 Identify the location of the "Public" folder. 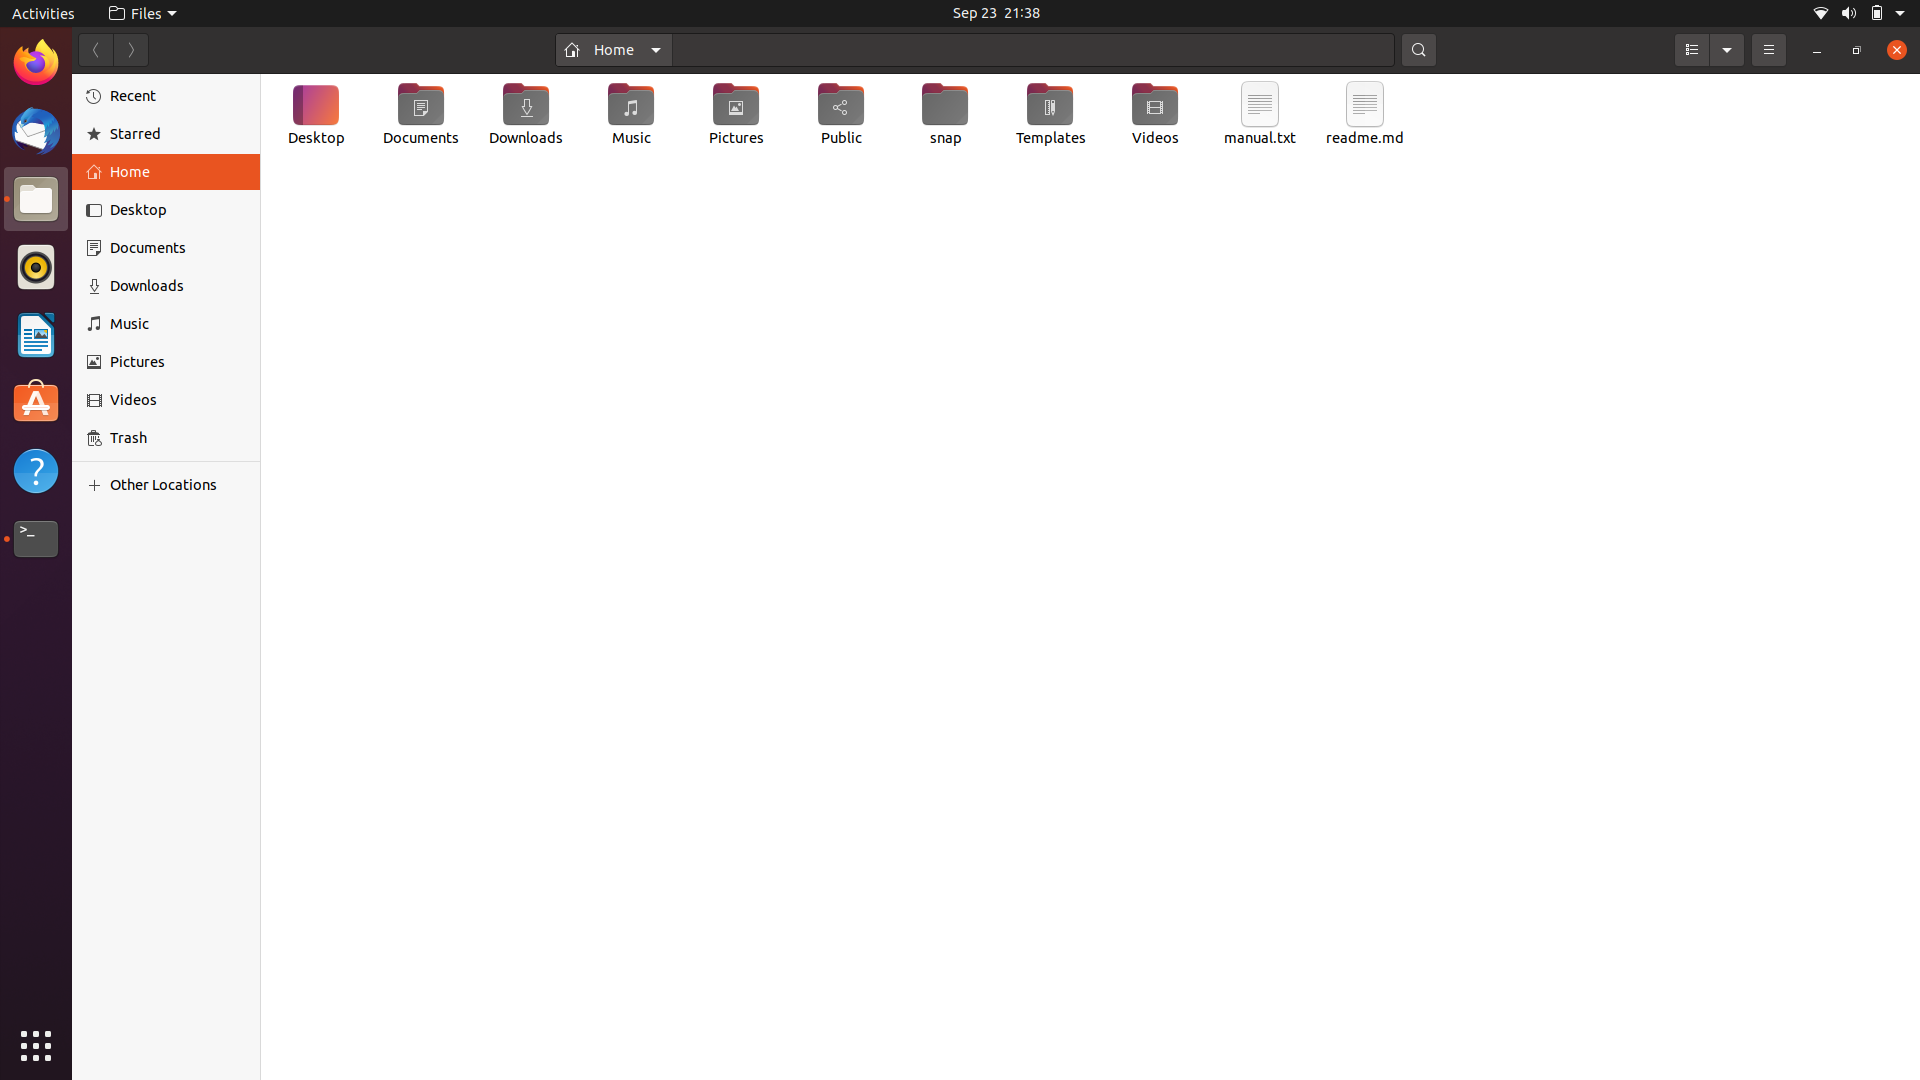
(843, 115).